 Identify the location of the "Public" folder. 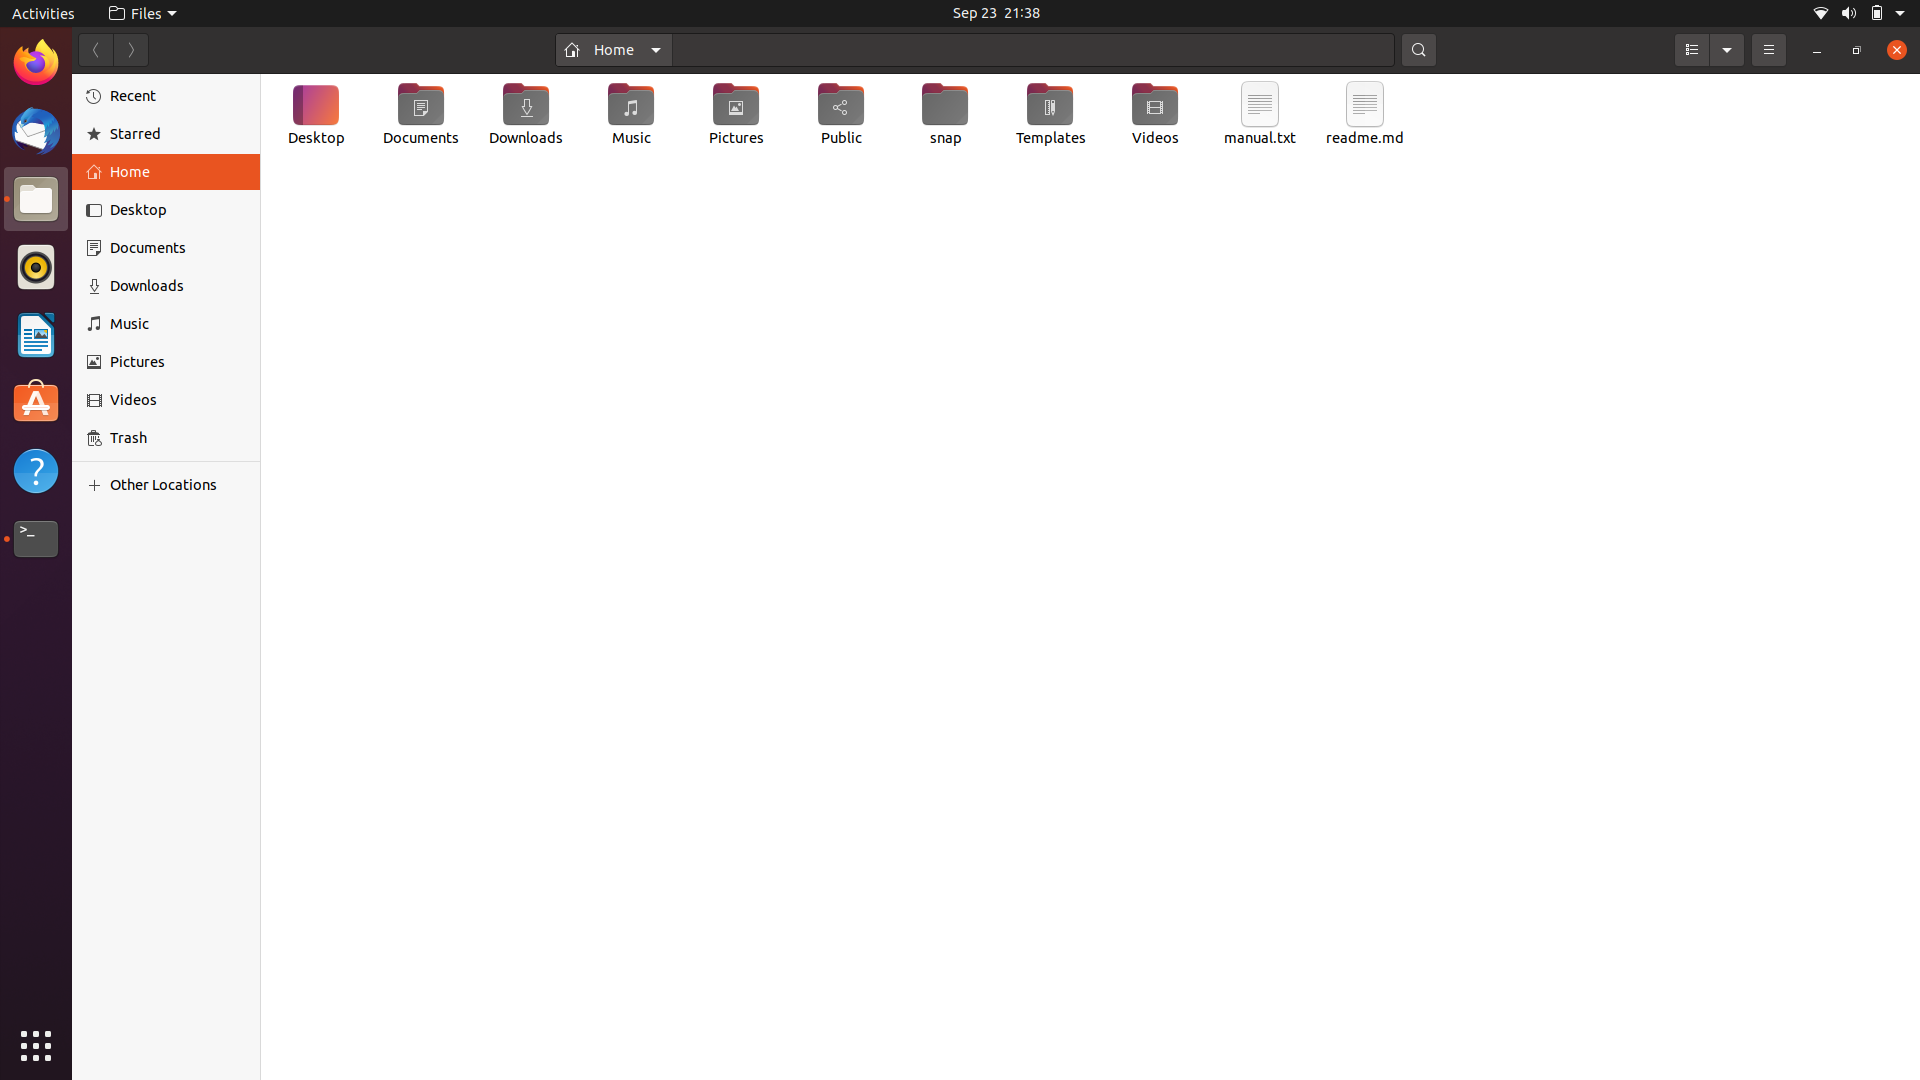
(843, 115).